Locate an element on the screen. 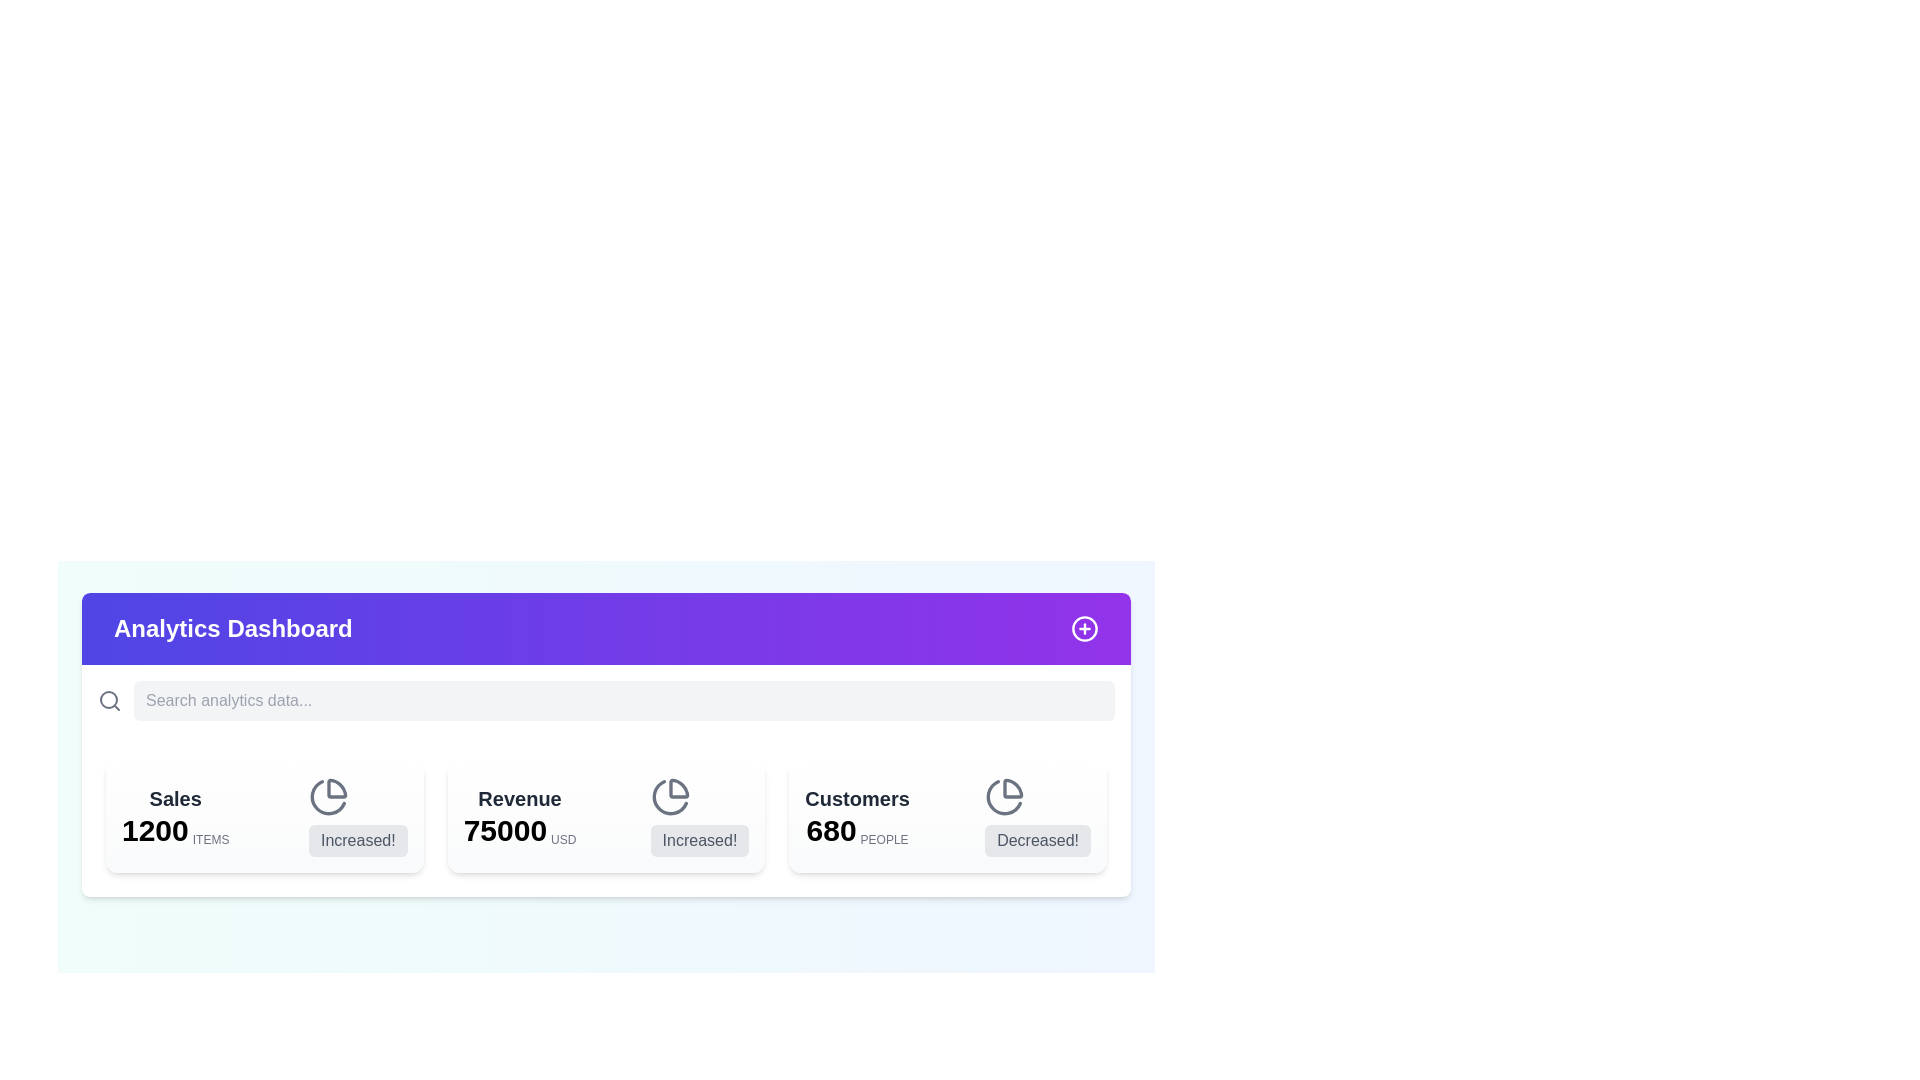  the Text label that describes the unit of the sales data, positioned to the right of the numerical value '1200' is located at coordinates (211, 840).